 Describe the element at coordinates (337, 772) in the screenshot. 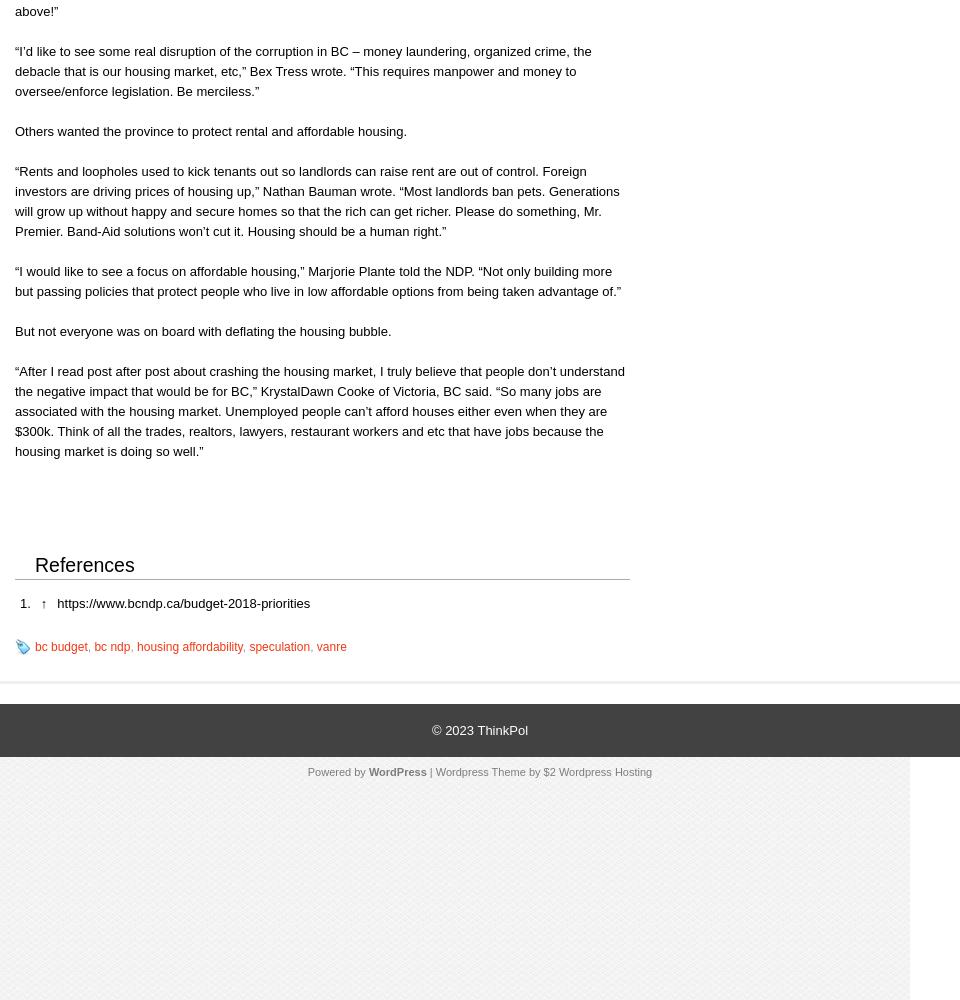

I see `'Powered by'` at that location.